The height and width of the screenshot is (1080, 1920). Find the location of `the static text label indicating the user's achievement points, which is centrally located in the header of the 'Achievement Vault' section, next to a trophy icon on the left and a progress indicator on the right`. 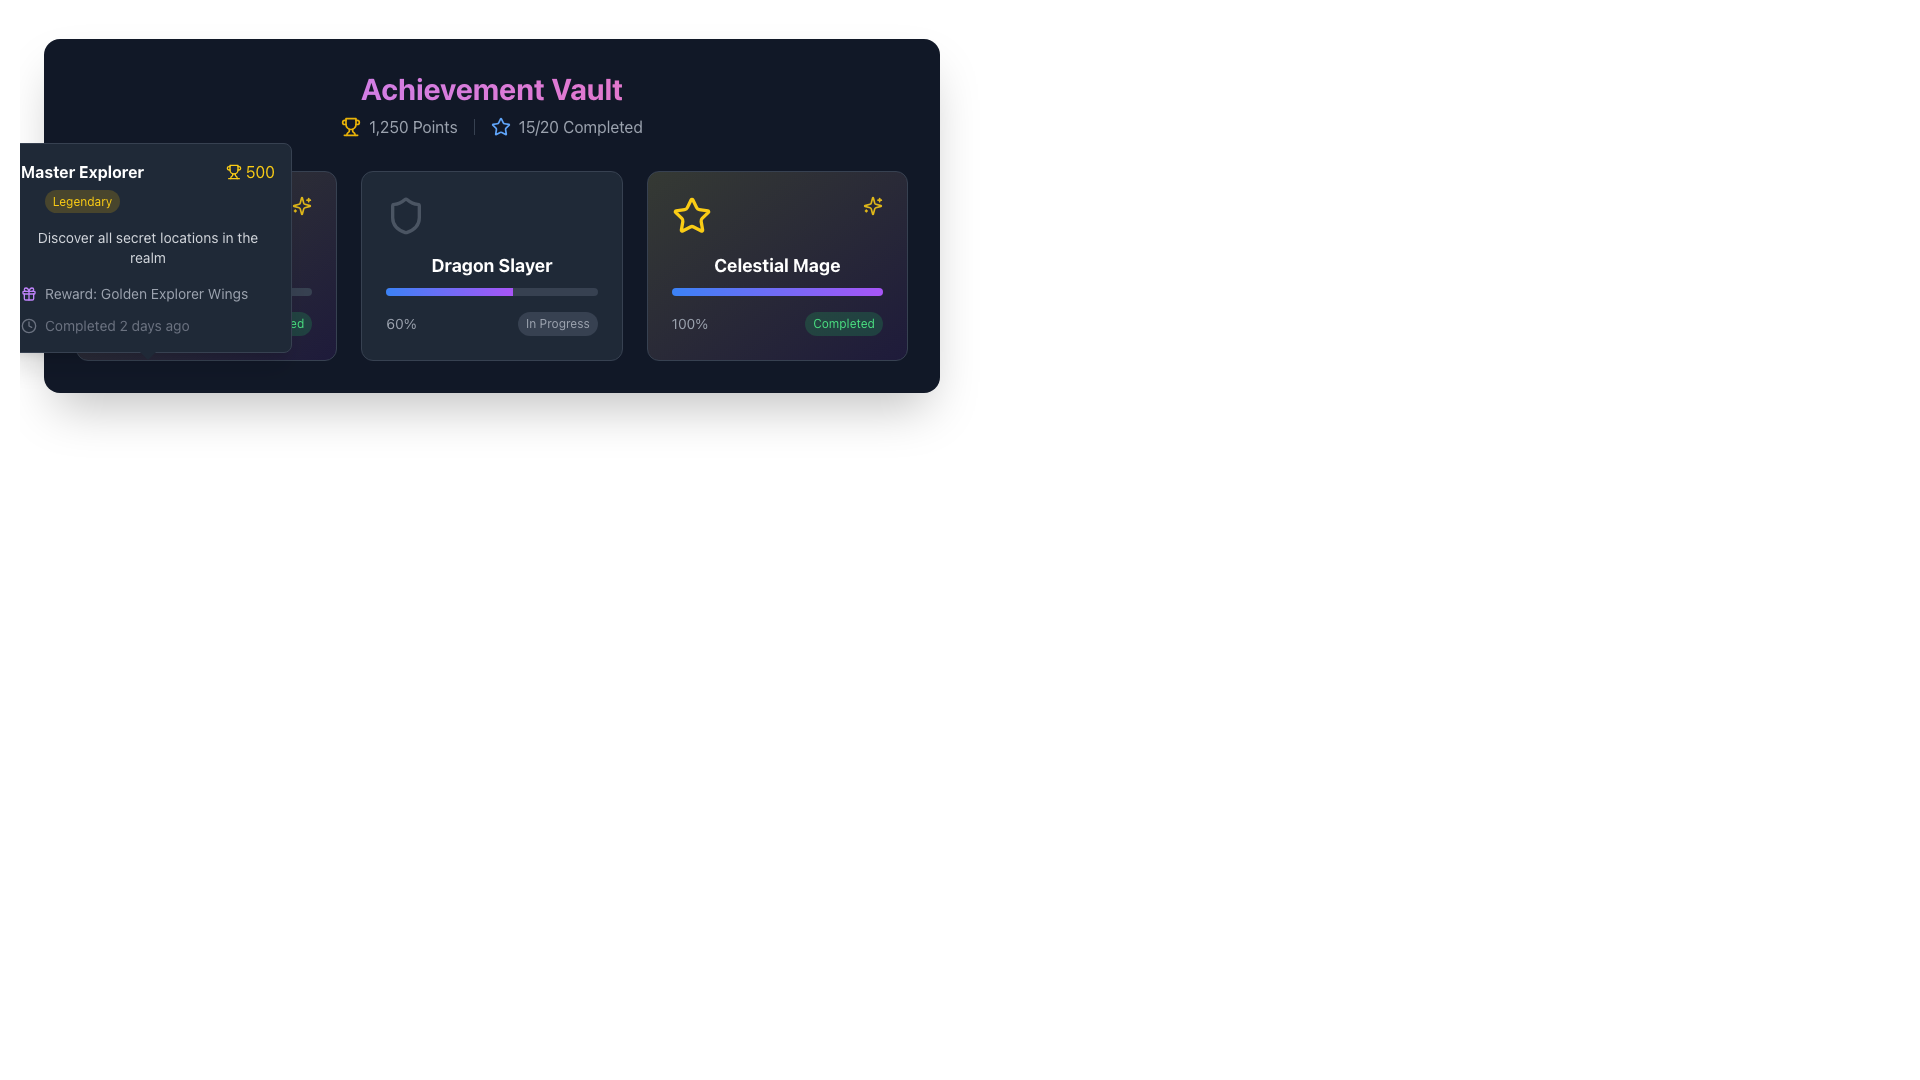

the static text label indicating the user's achievement points, which is centrally located in the header of the 'Achievement Vault' section, next to a trophy icon on the left and a progress indicator on the right is located at coordinates (412, 127).